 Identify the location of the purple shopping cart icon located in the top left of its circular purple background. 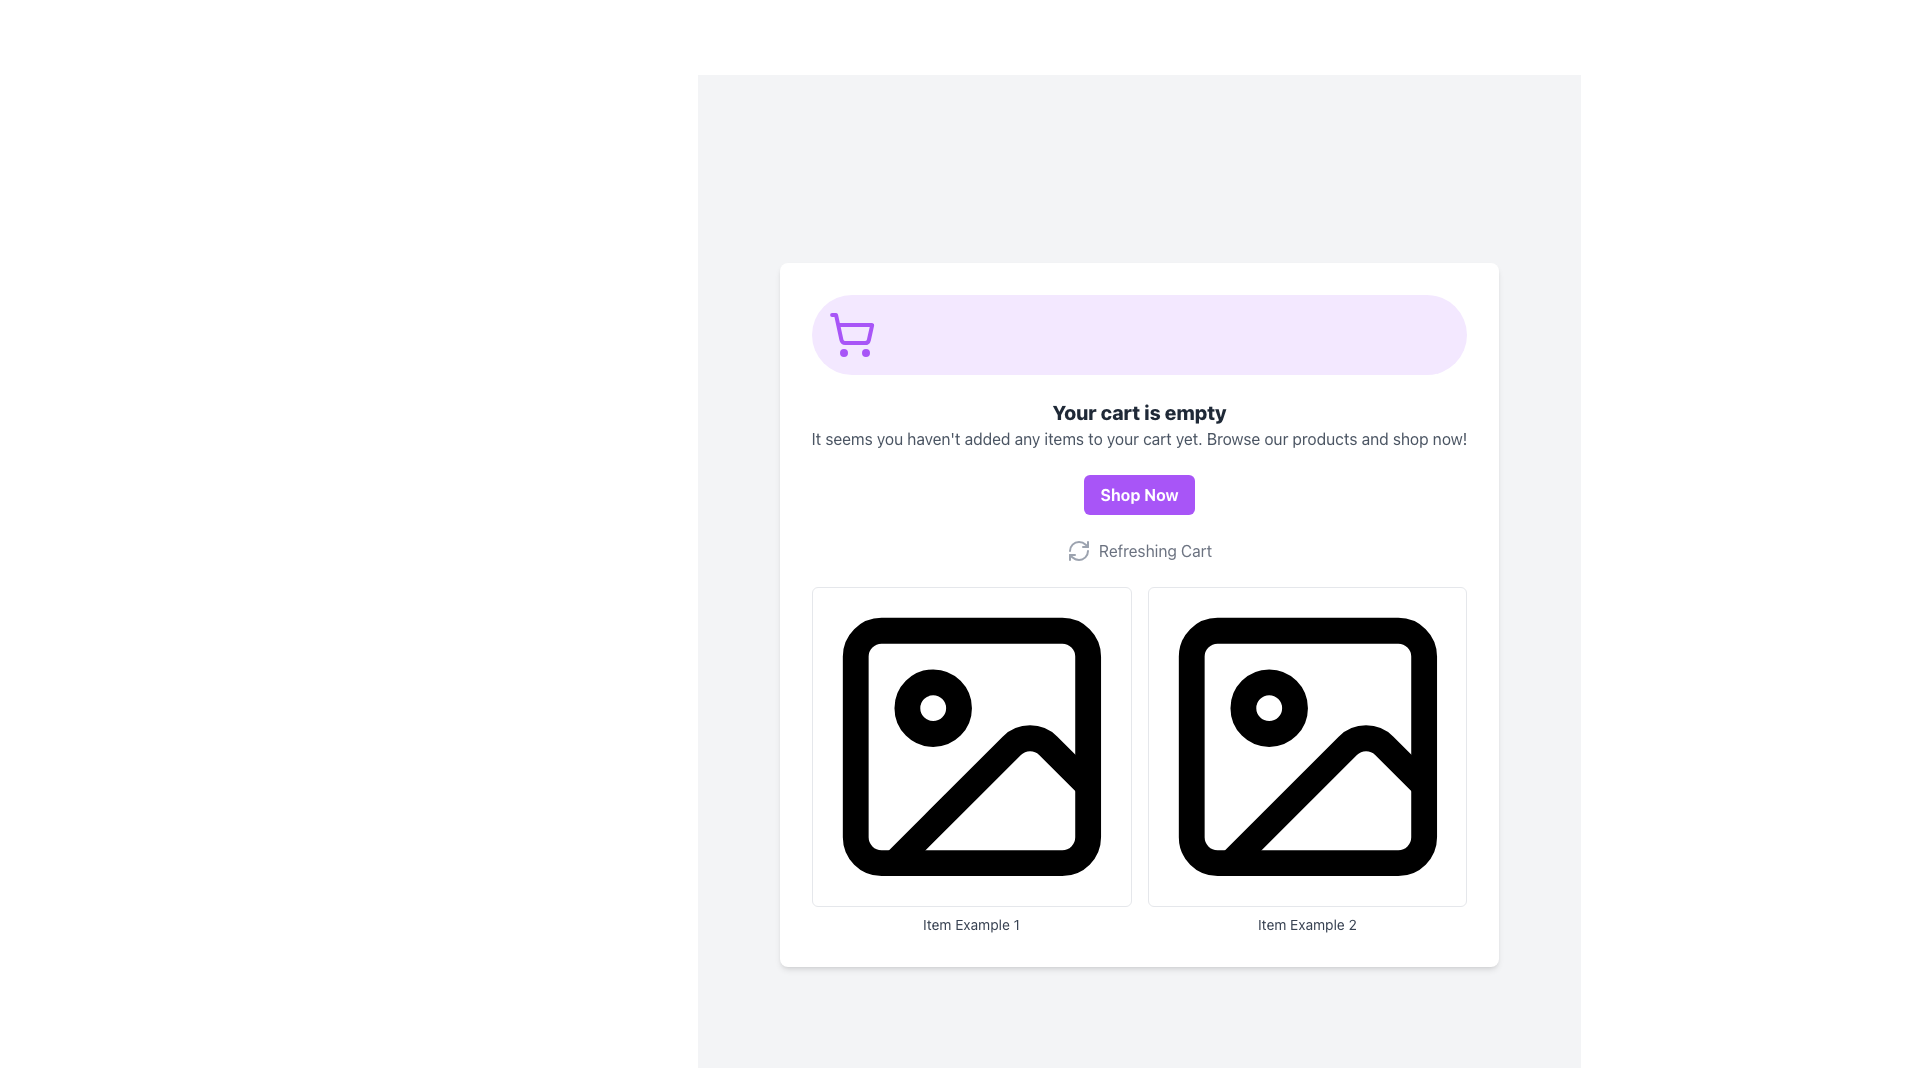
(851, 334).